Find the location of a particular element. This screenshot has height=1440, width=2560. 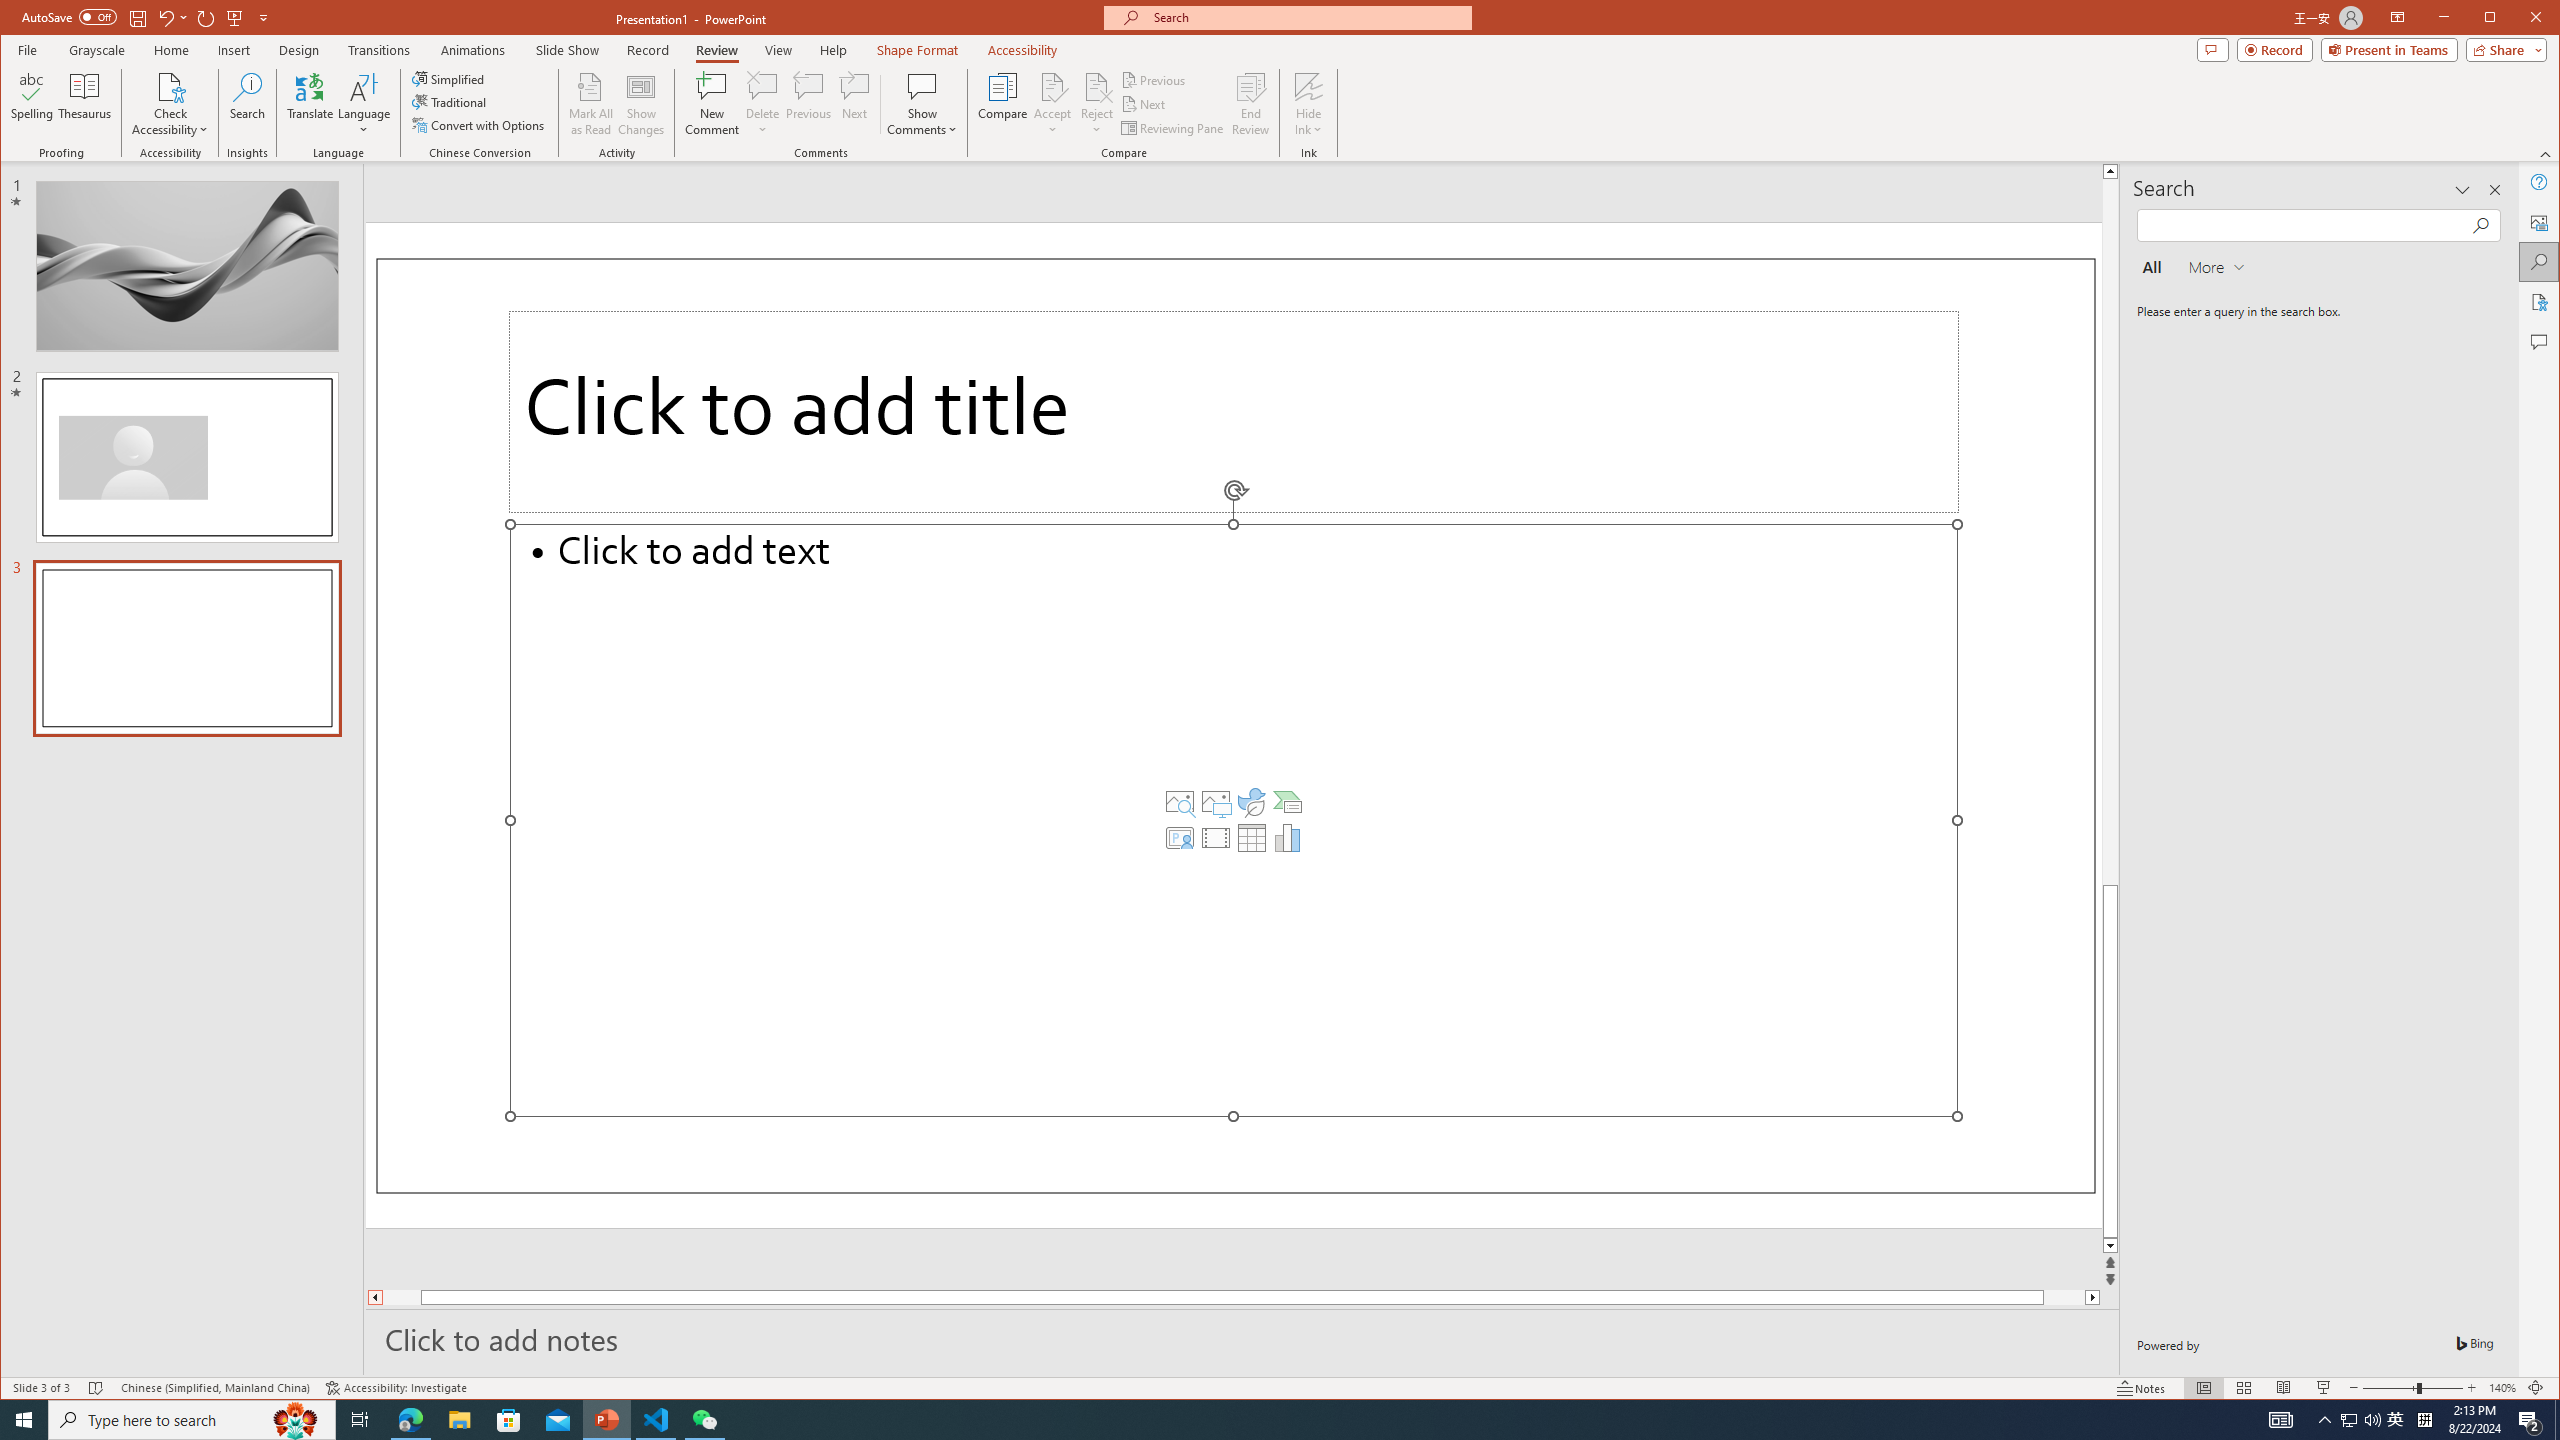

'Translate' is located at coordinates (309, 103).